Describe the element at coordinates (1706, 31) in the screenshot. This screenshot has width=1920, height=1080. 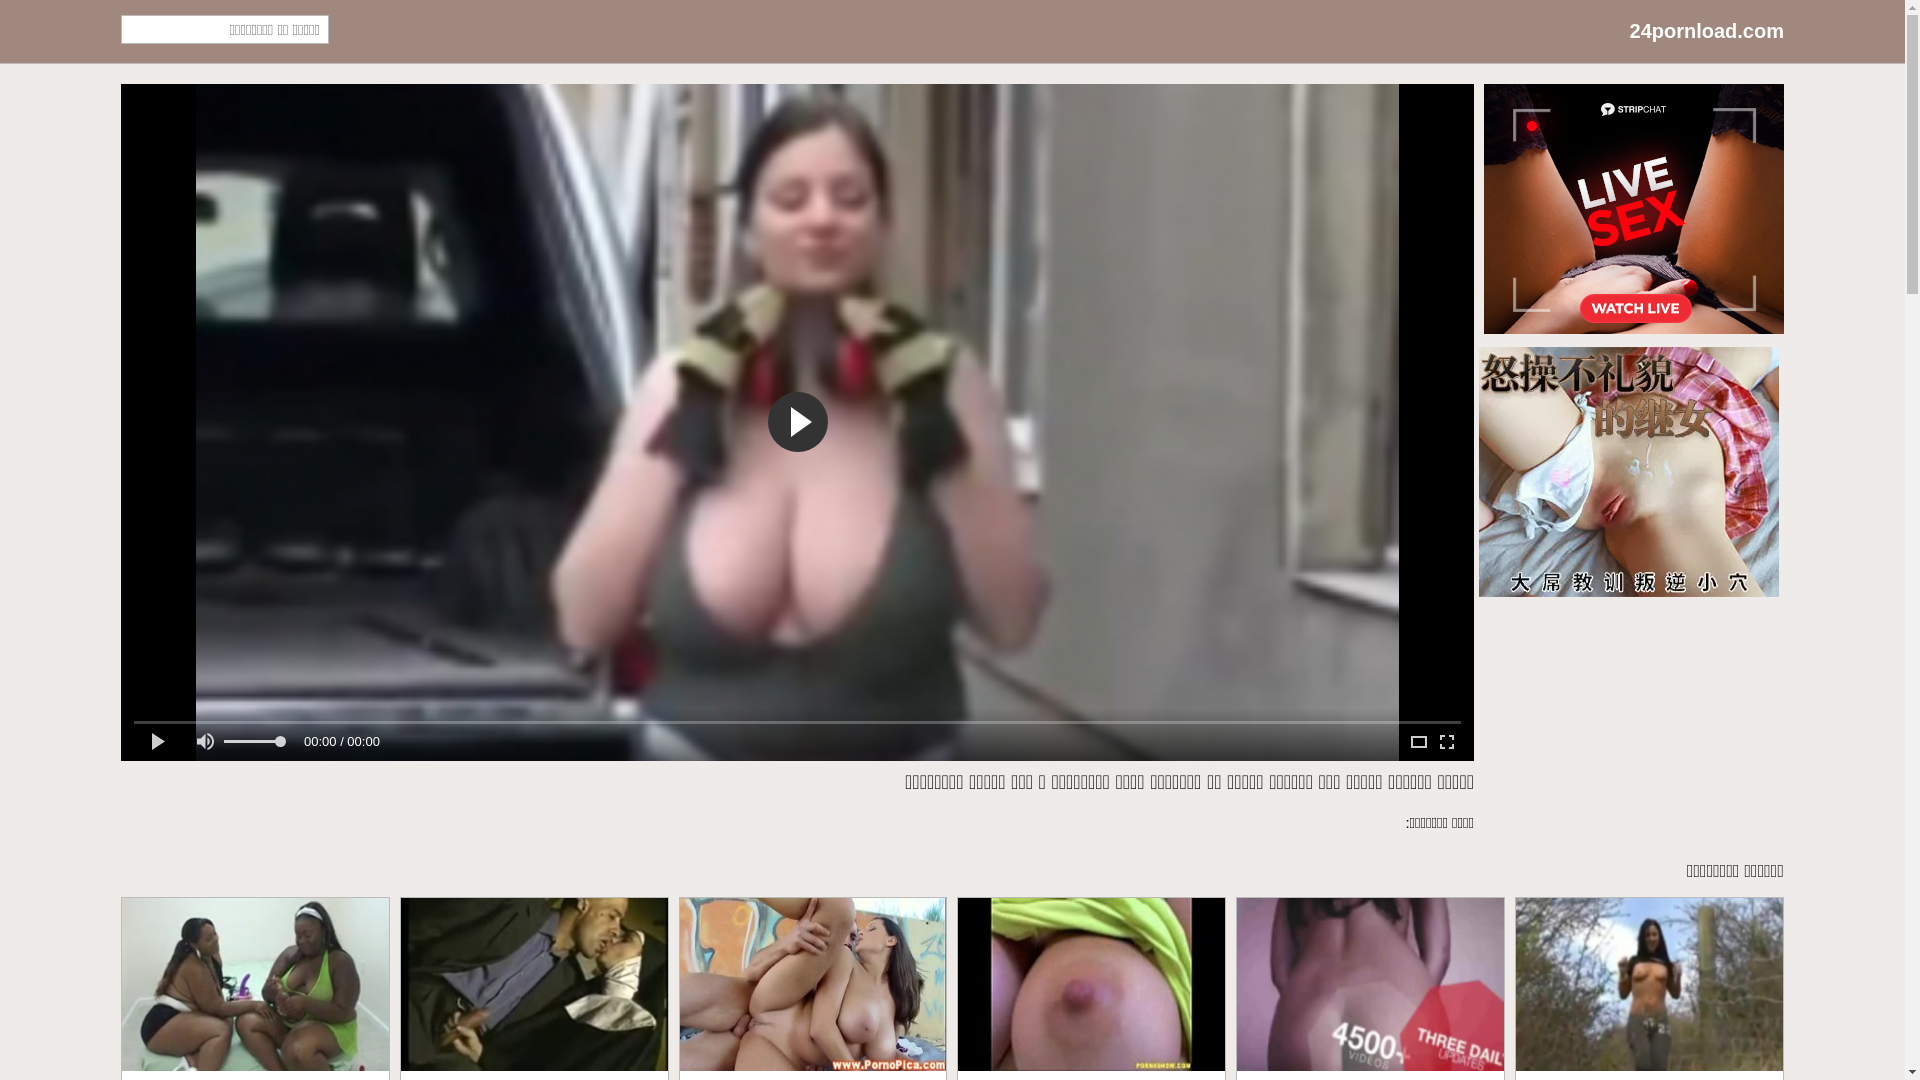
I see `'24pornload.com'` at that location.